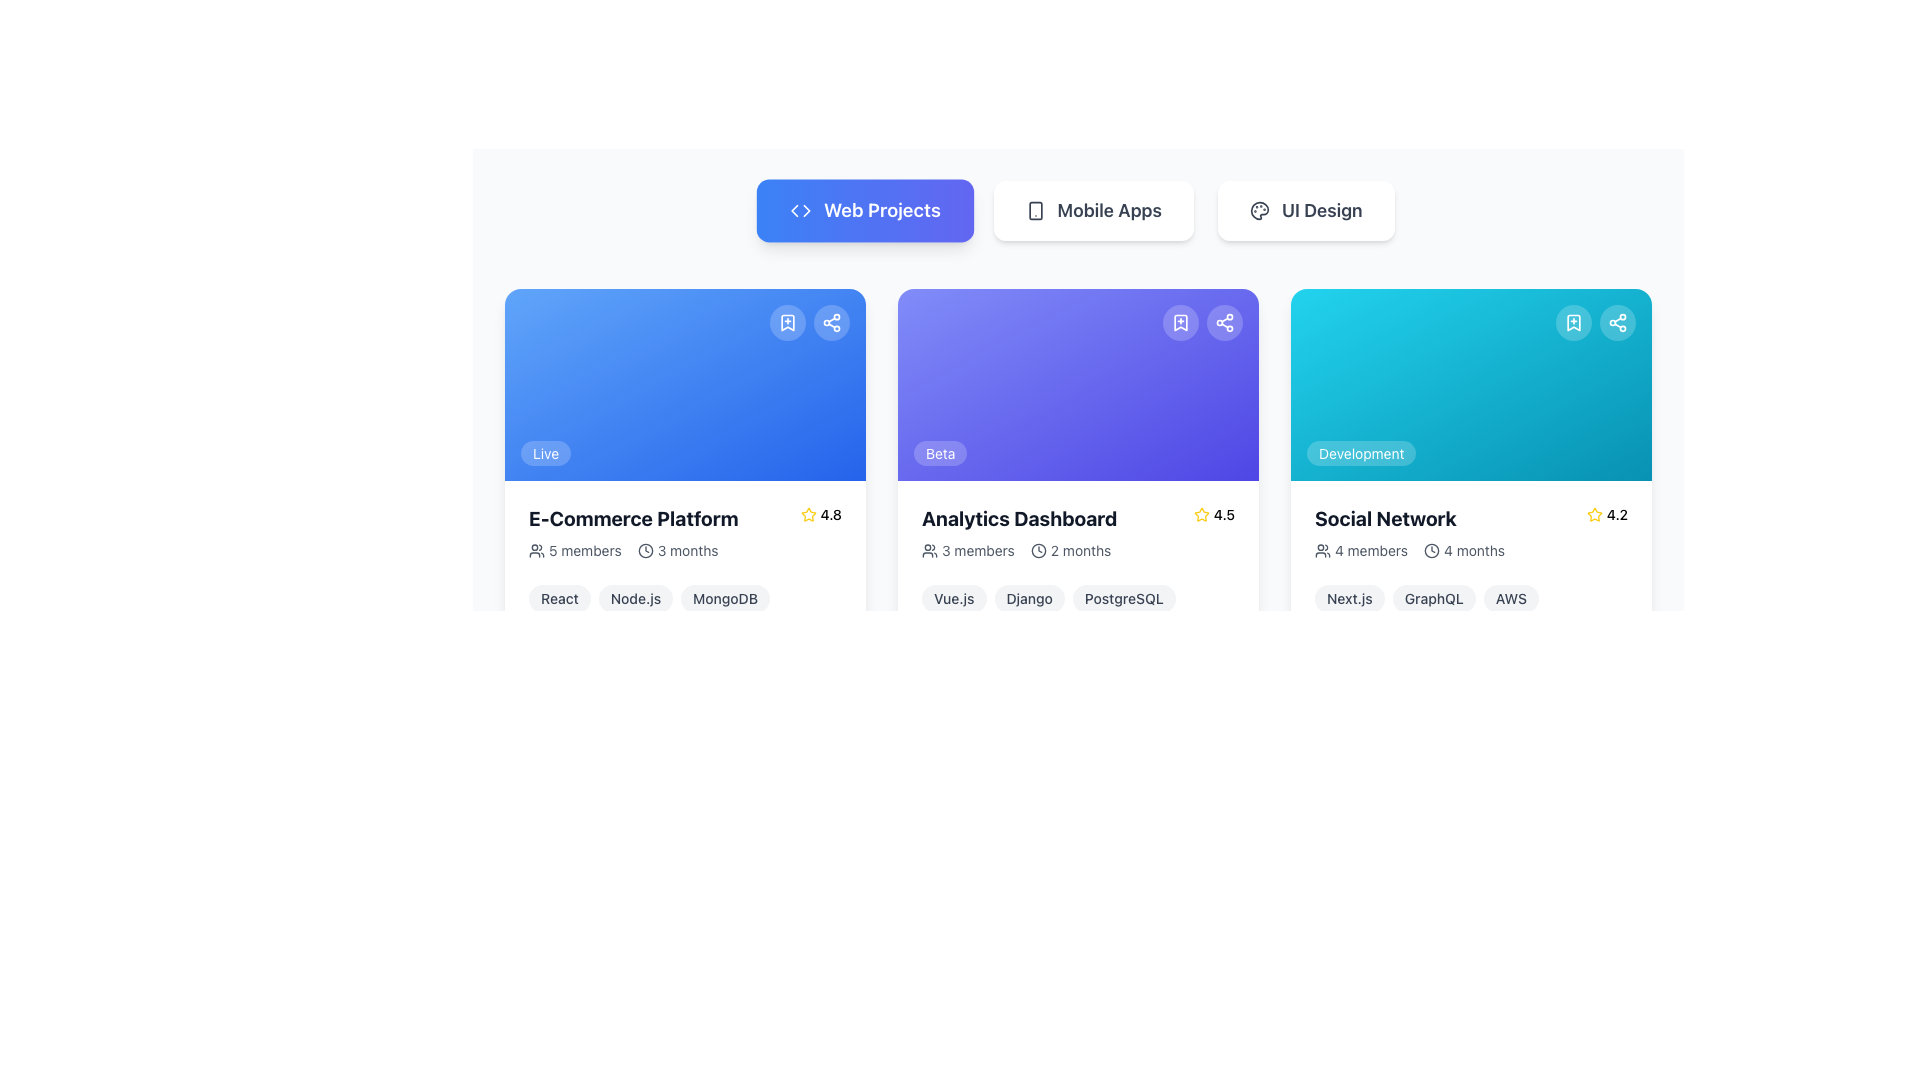 Image resolution: width=1920 pixels, height=1080 pixels. What do you see at coordinates (1360, 453) in the screenshot?
I see `text from the 'Development' badge located on the top section of the 'Social Network' card, which is the third card in the horizontal list of project cards` at bounding box center [1360, 453].